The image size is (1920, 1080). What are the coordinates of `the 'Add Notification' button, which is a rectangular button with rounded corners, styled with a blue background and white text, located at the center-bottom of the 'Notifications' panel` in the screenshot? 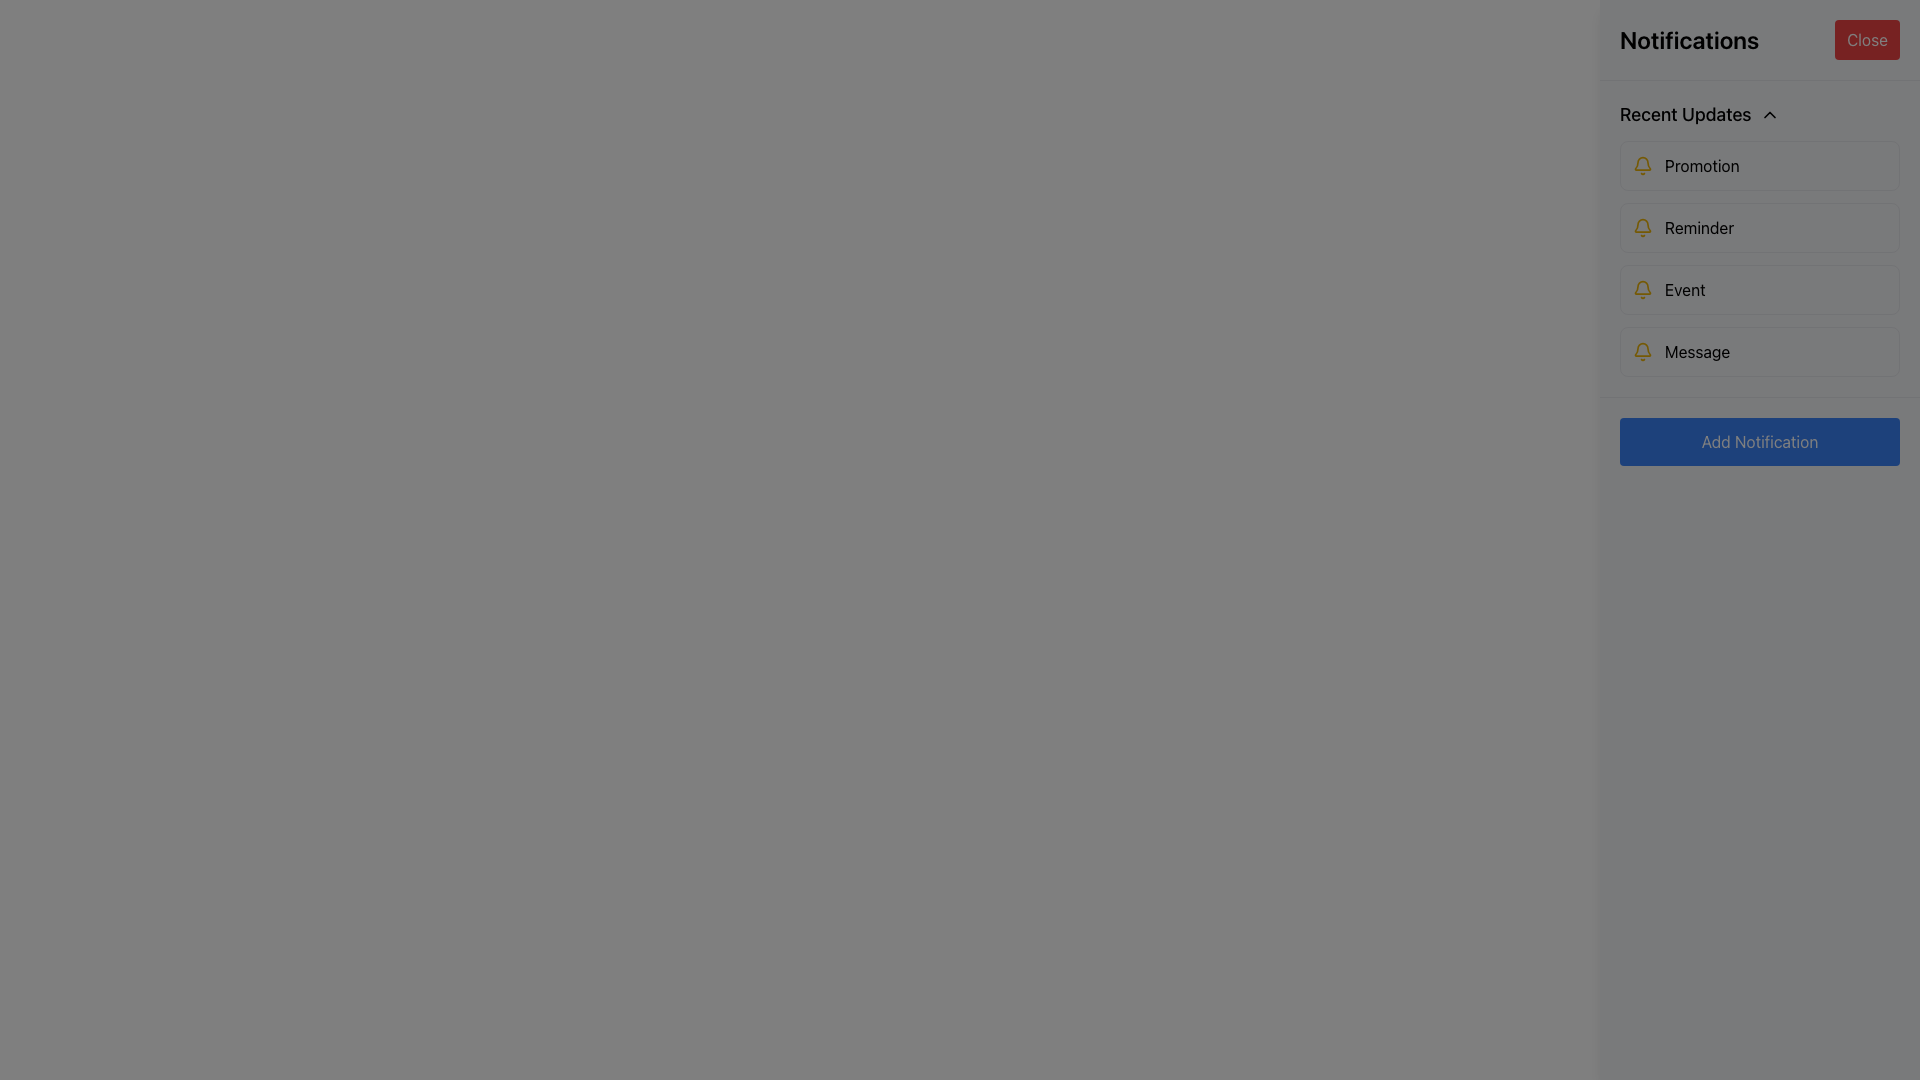 It's located at (1760, 441).